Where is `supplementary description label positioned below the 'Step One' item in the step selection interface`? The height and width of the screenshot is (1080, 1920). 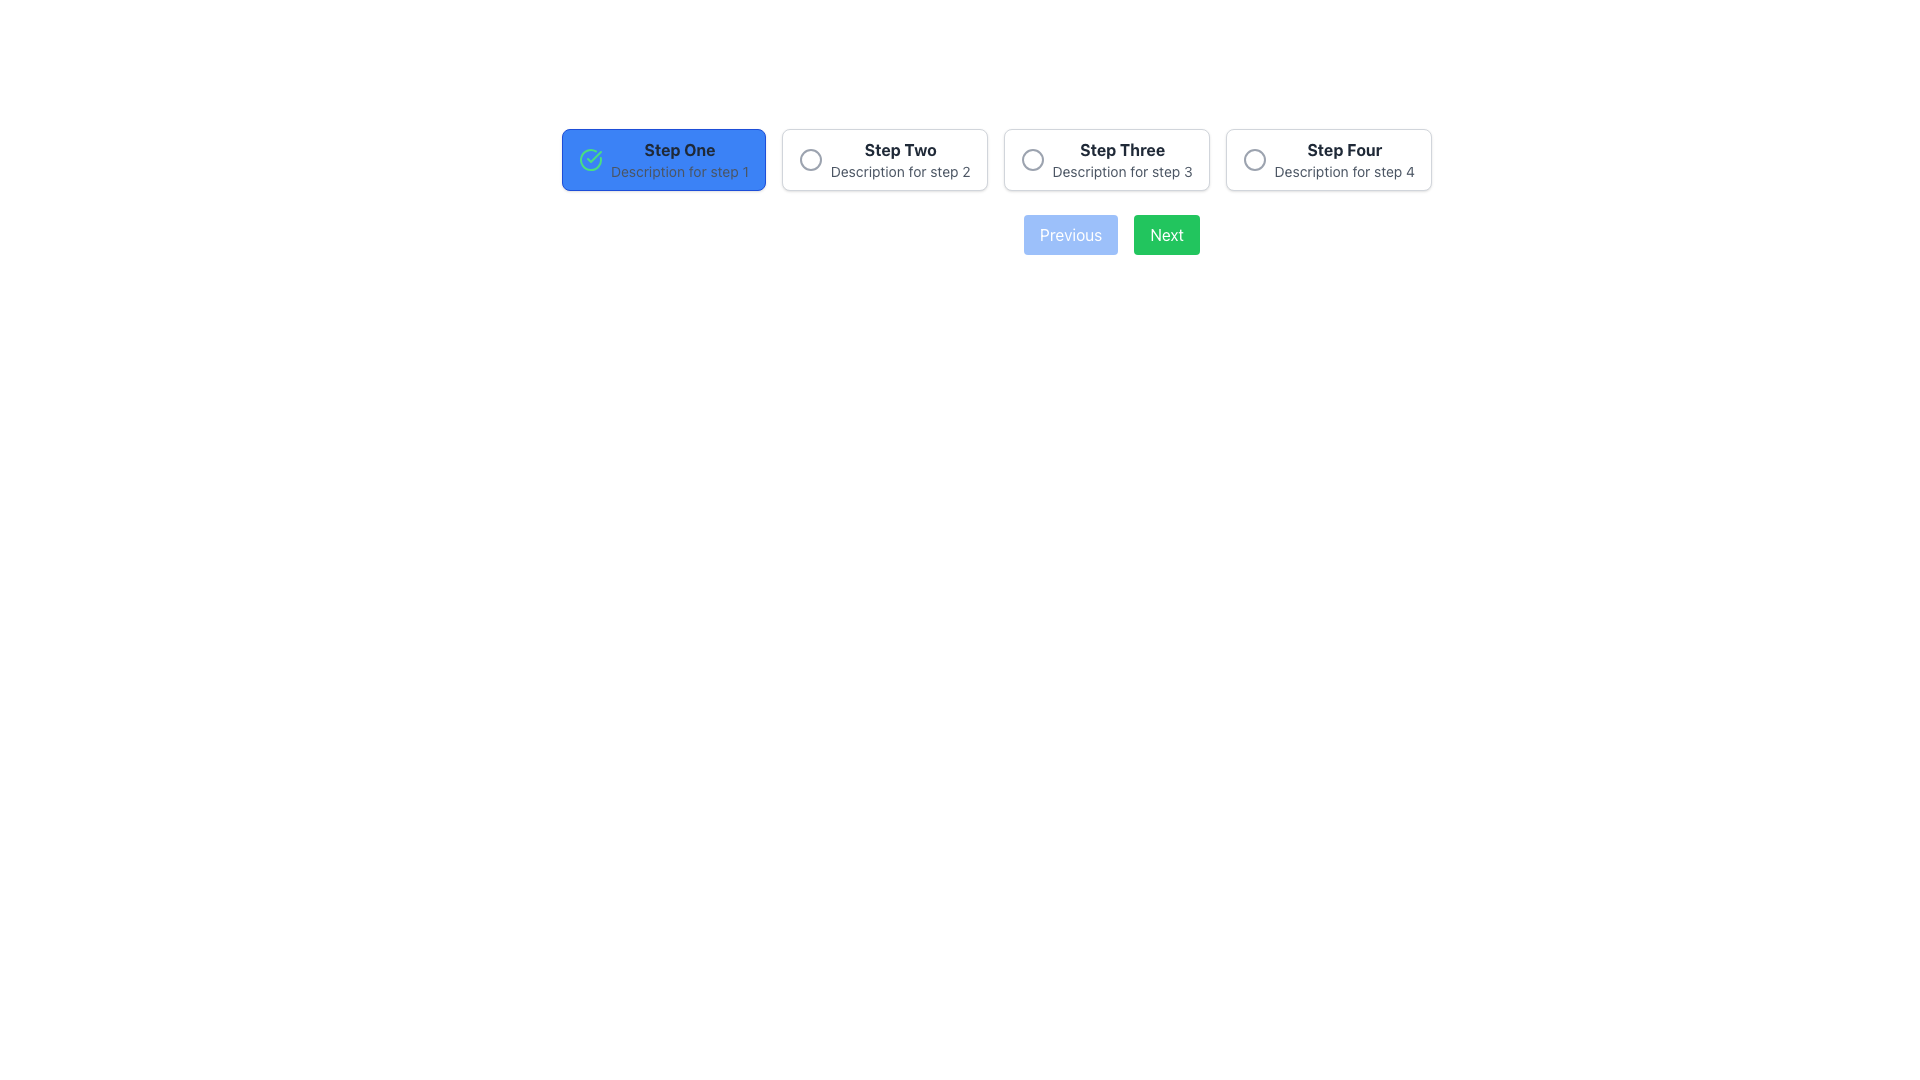 supplementary description label positioned below the 'Step One' item in the step selection interface is located at coordinates (679, 171).